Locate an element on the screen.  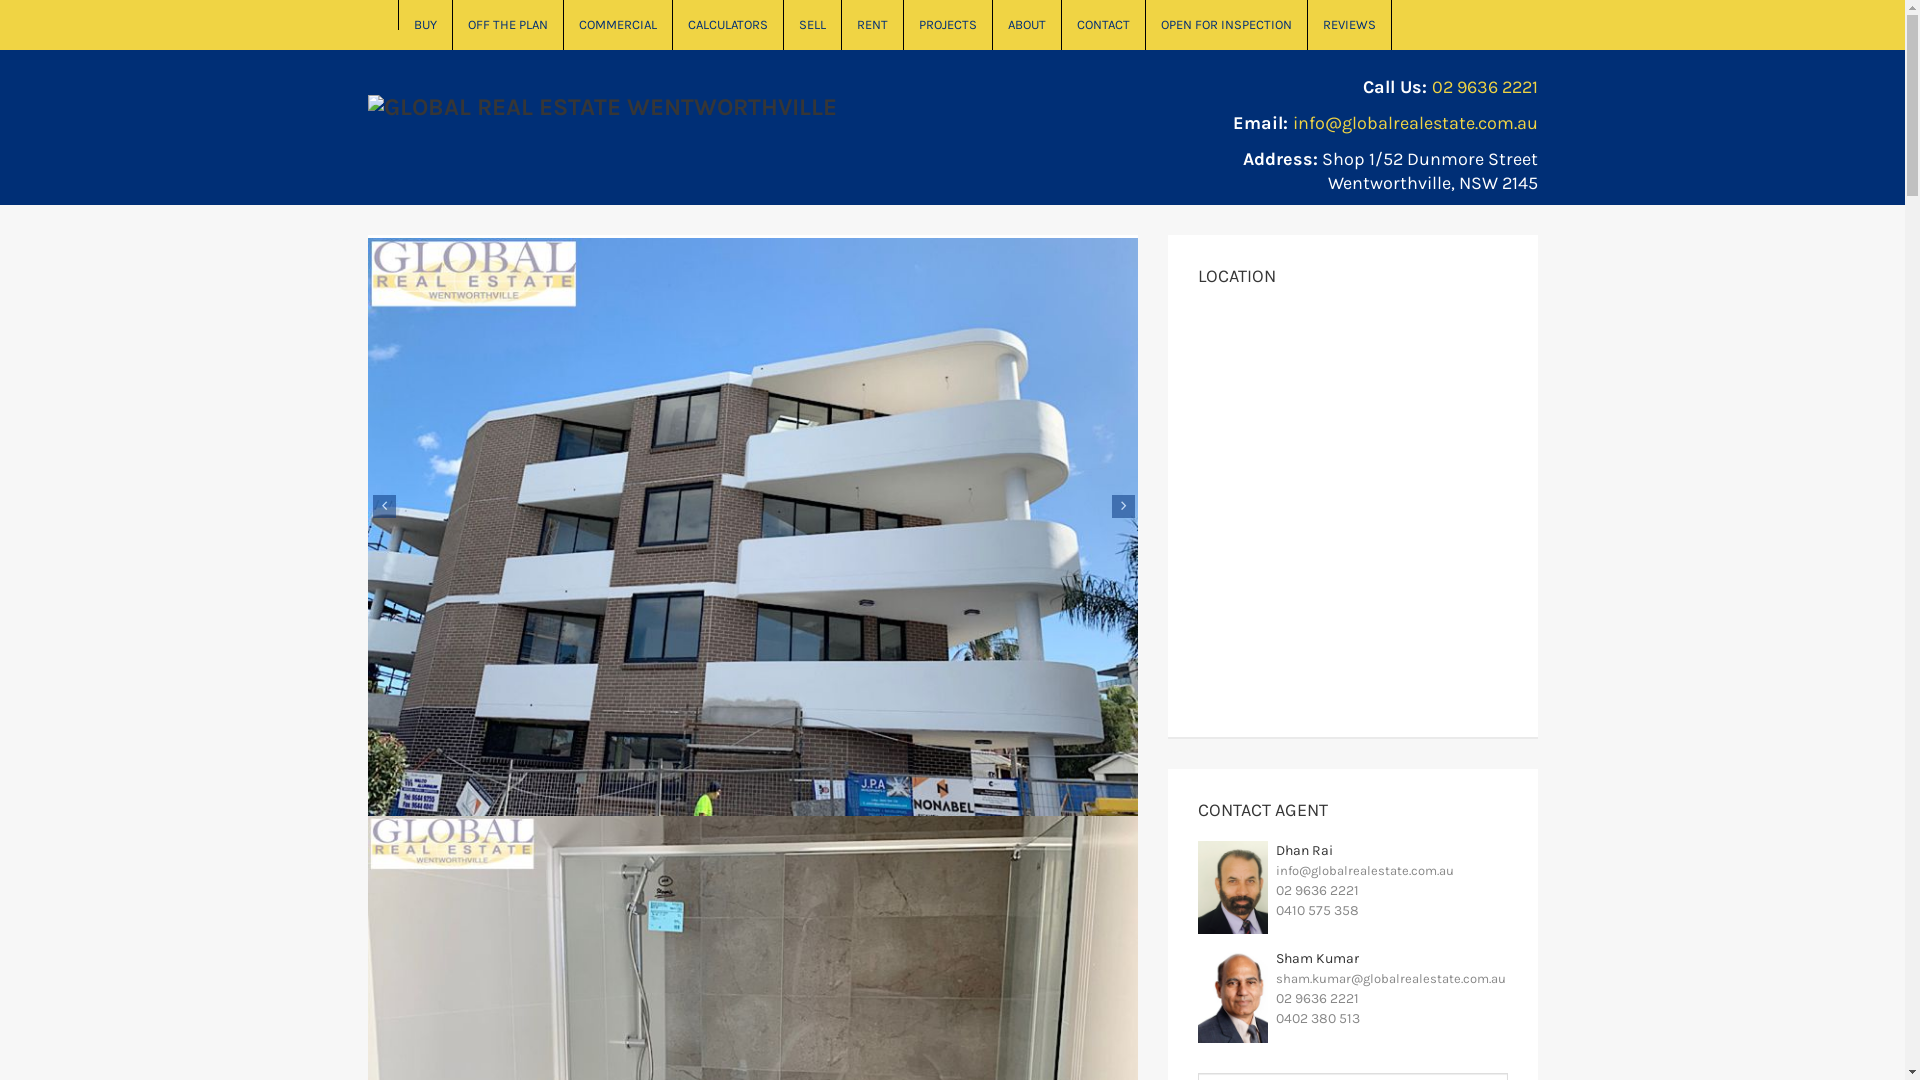
'CALCULATORS' is located at coordinates (726, 24).